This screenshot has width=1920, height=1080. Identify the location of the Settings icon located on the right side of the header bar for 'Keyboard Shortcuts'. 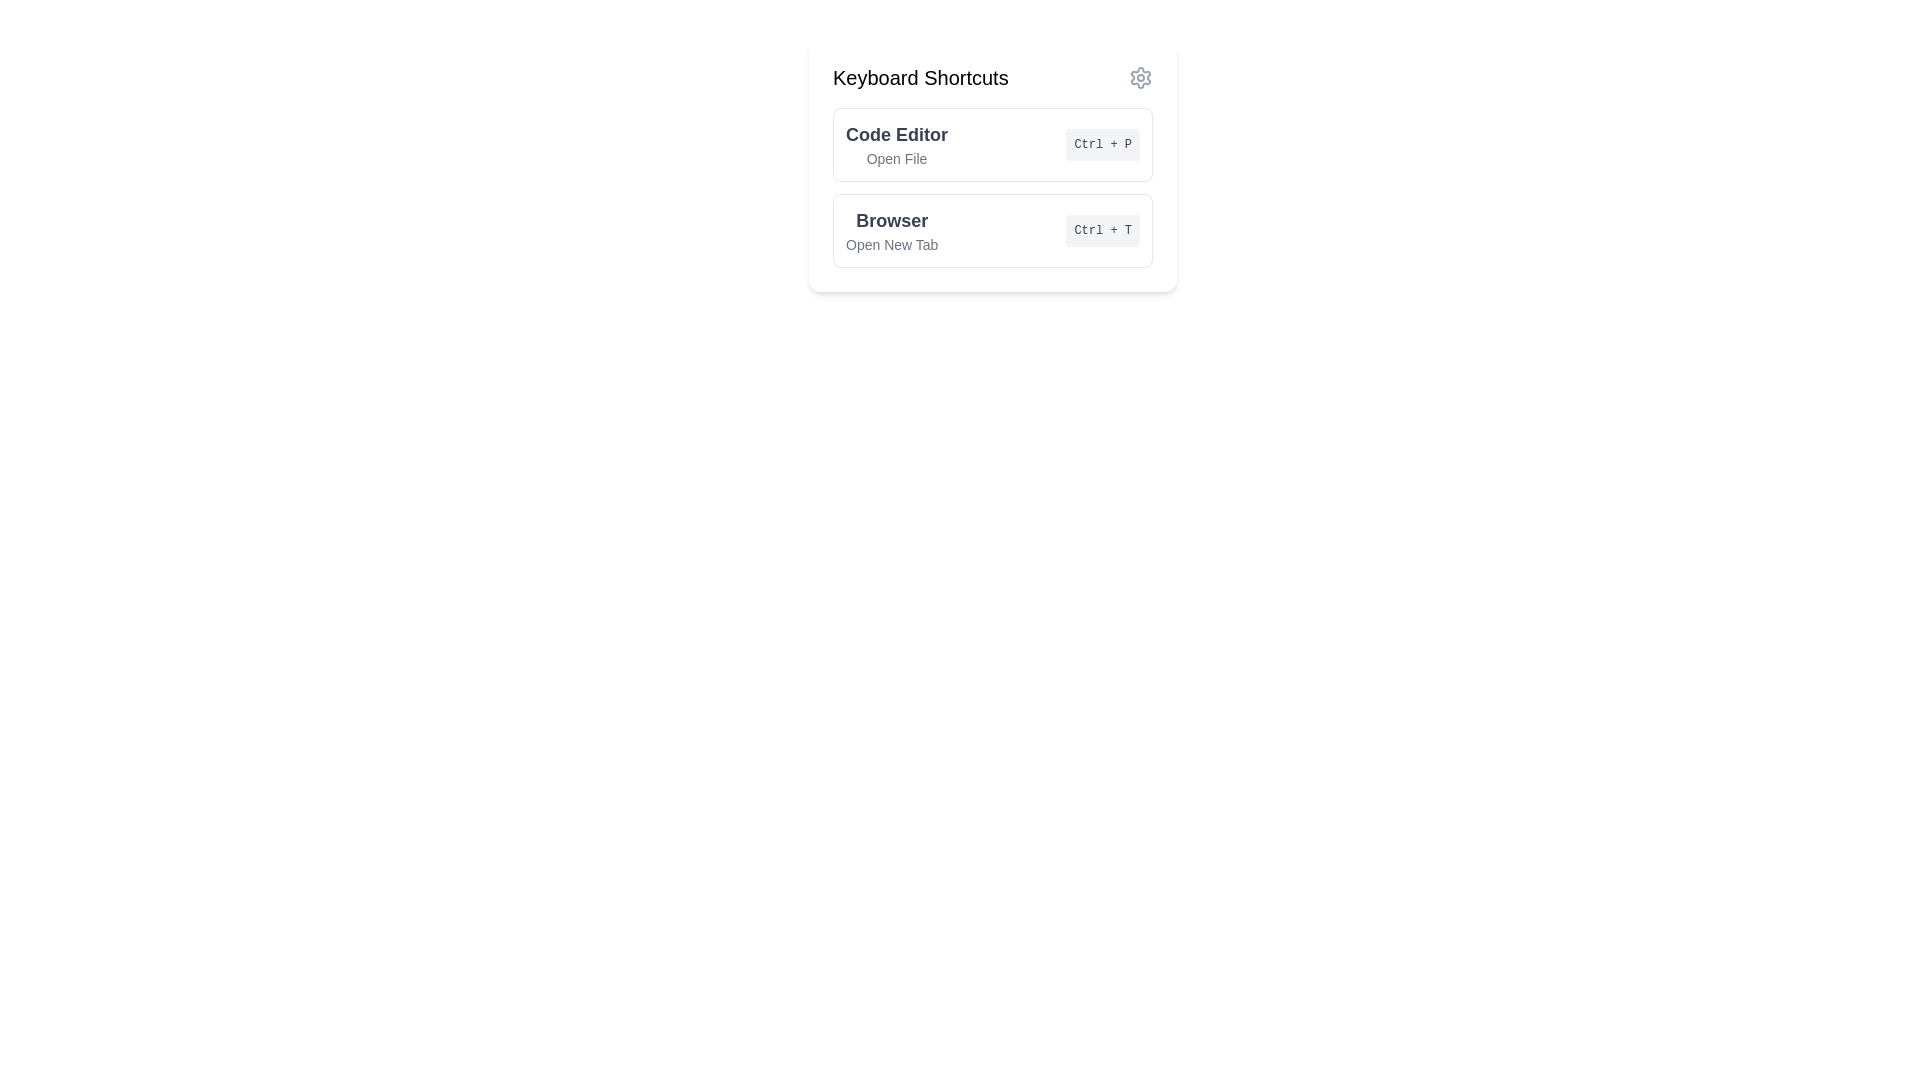
(1141, 76).